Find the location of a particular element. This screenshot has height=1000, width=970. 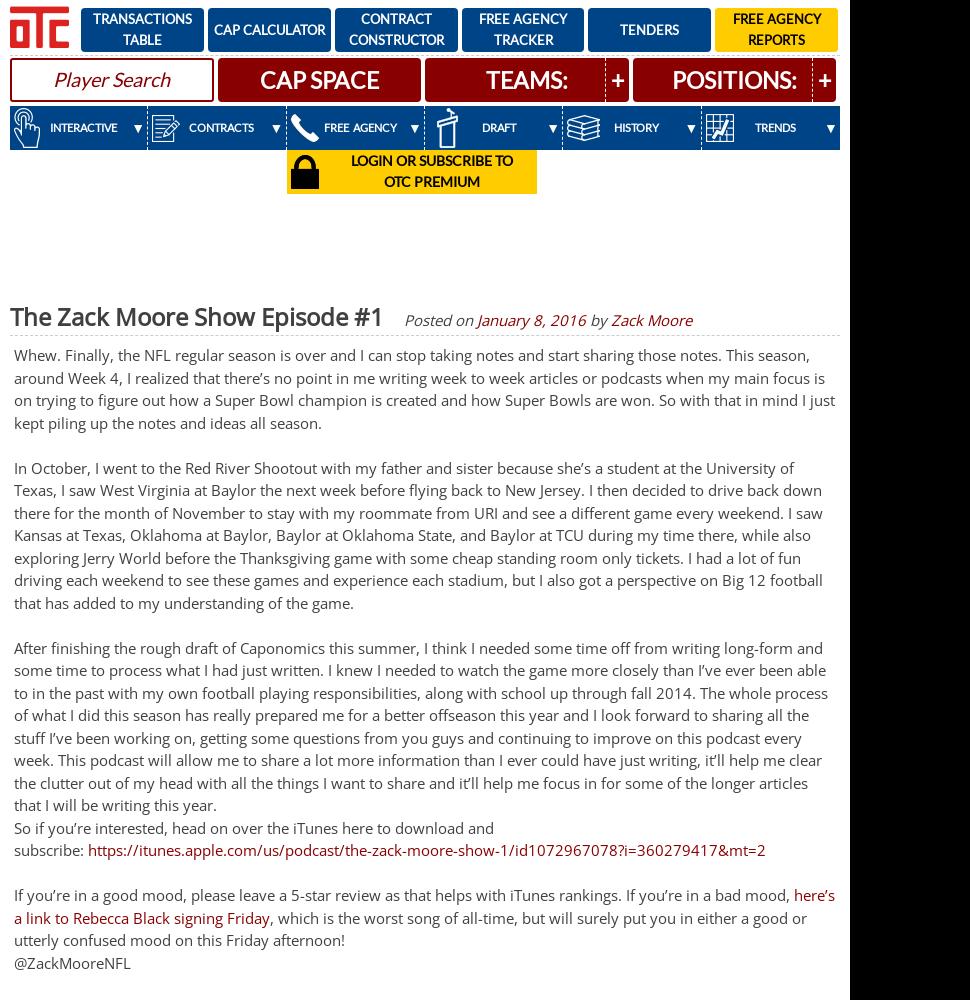

'Transactions Table' is located at coordinates (142, 29).